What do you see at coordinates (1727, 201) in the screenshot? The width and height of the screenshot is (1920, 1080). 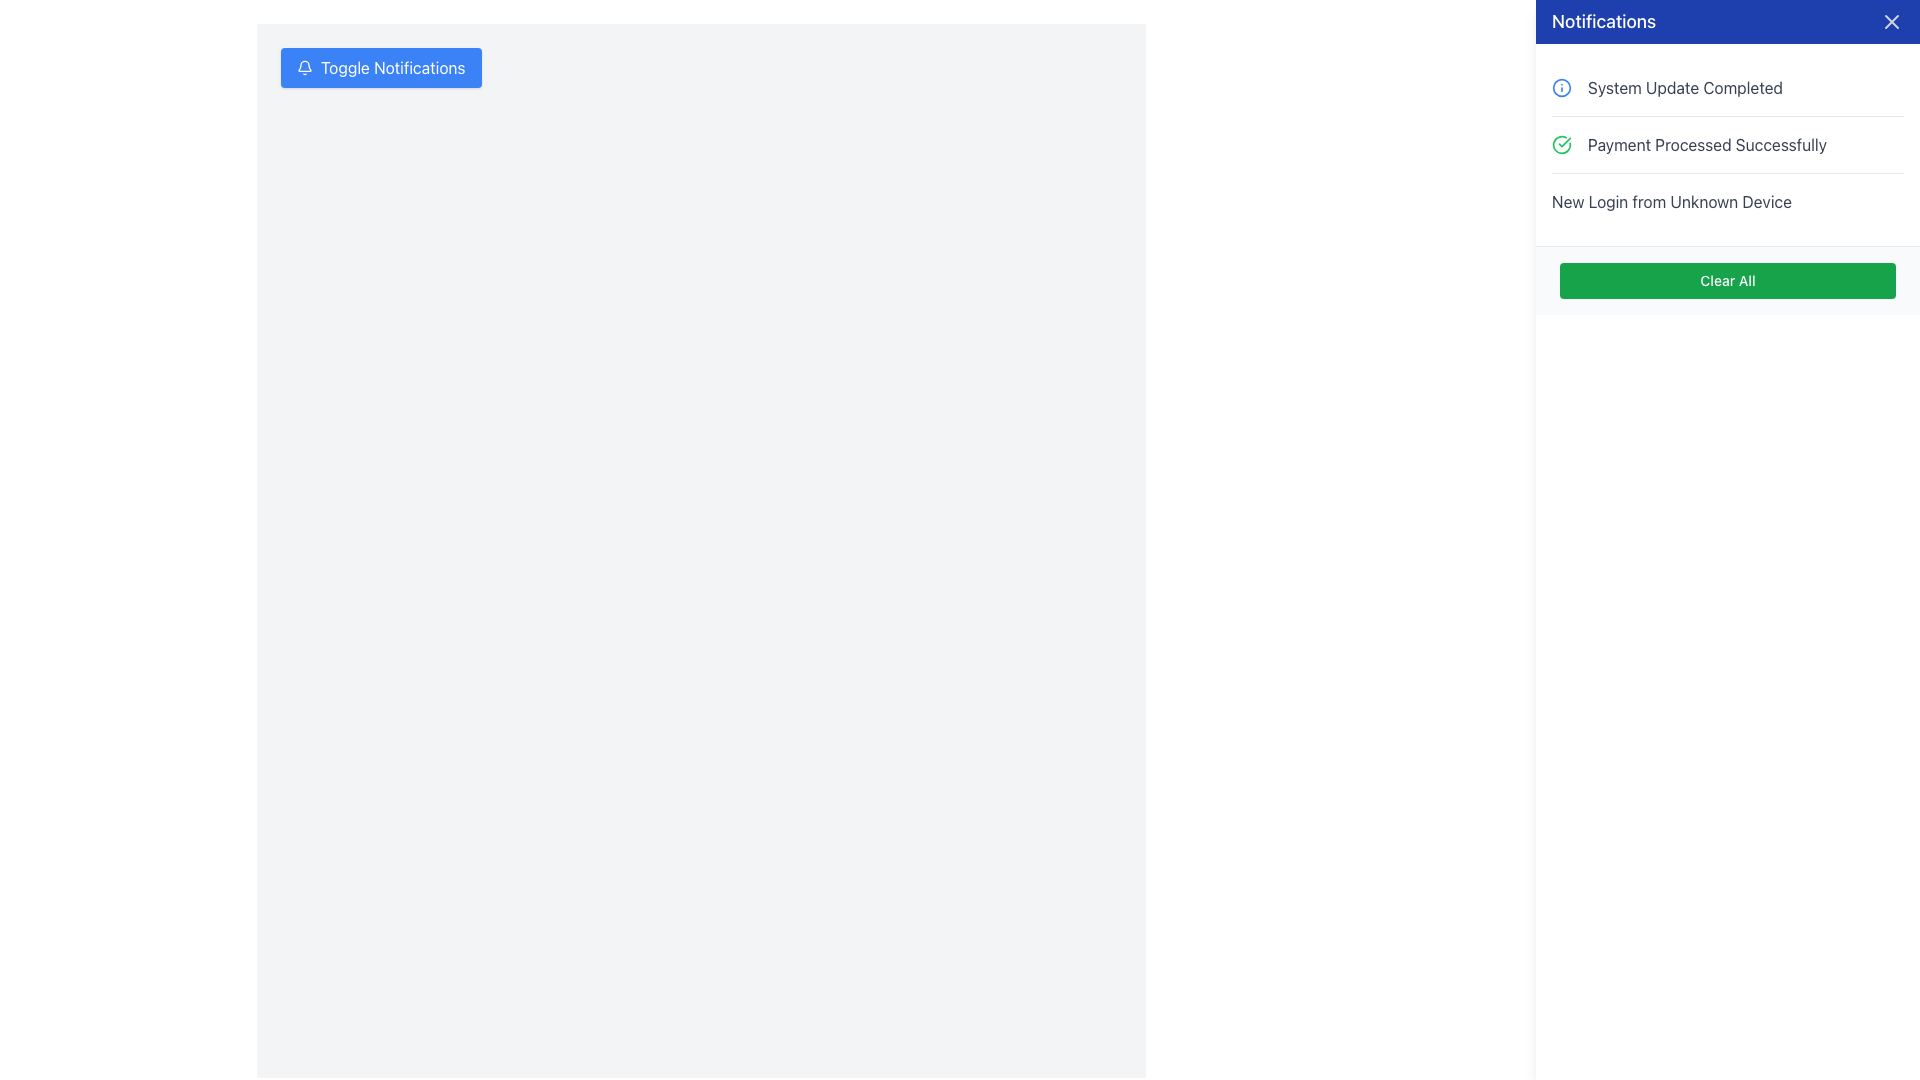 I see `static text element that informs the user about a recent login from an unrecognized device, which is the third entry in the notification list under the 'Notifications' header` at bounding box center [1727, 201].